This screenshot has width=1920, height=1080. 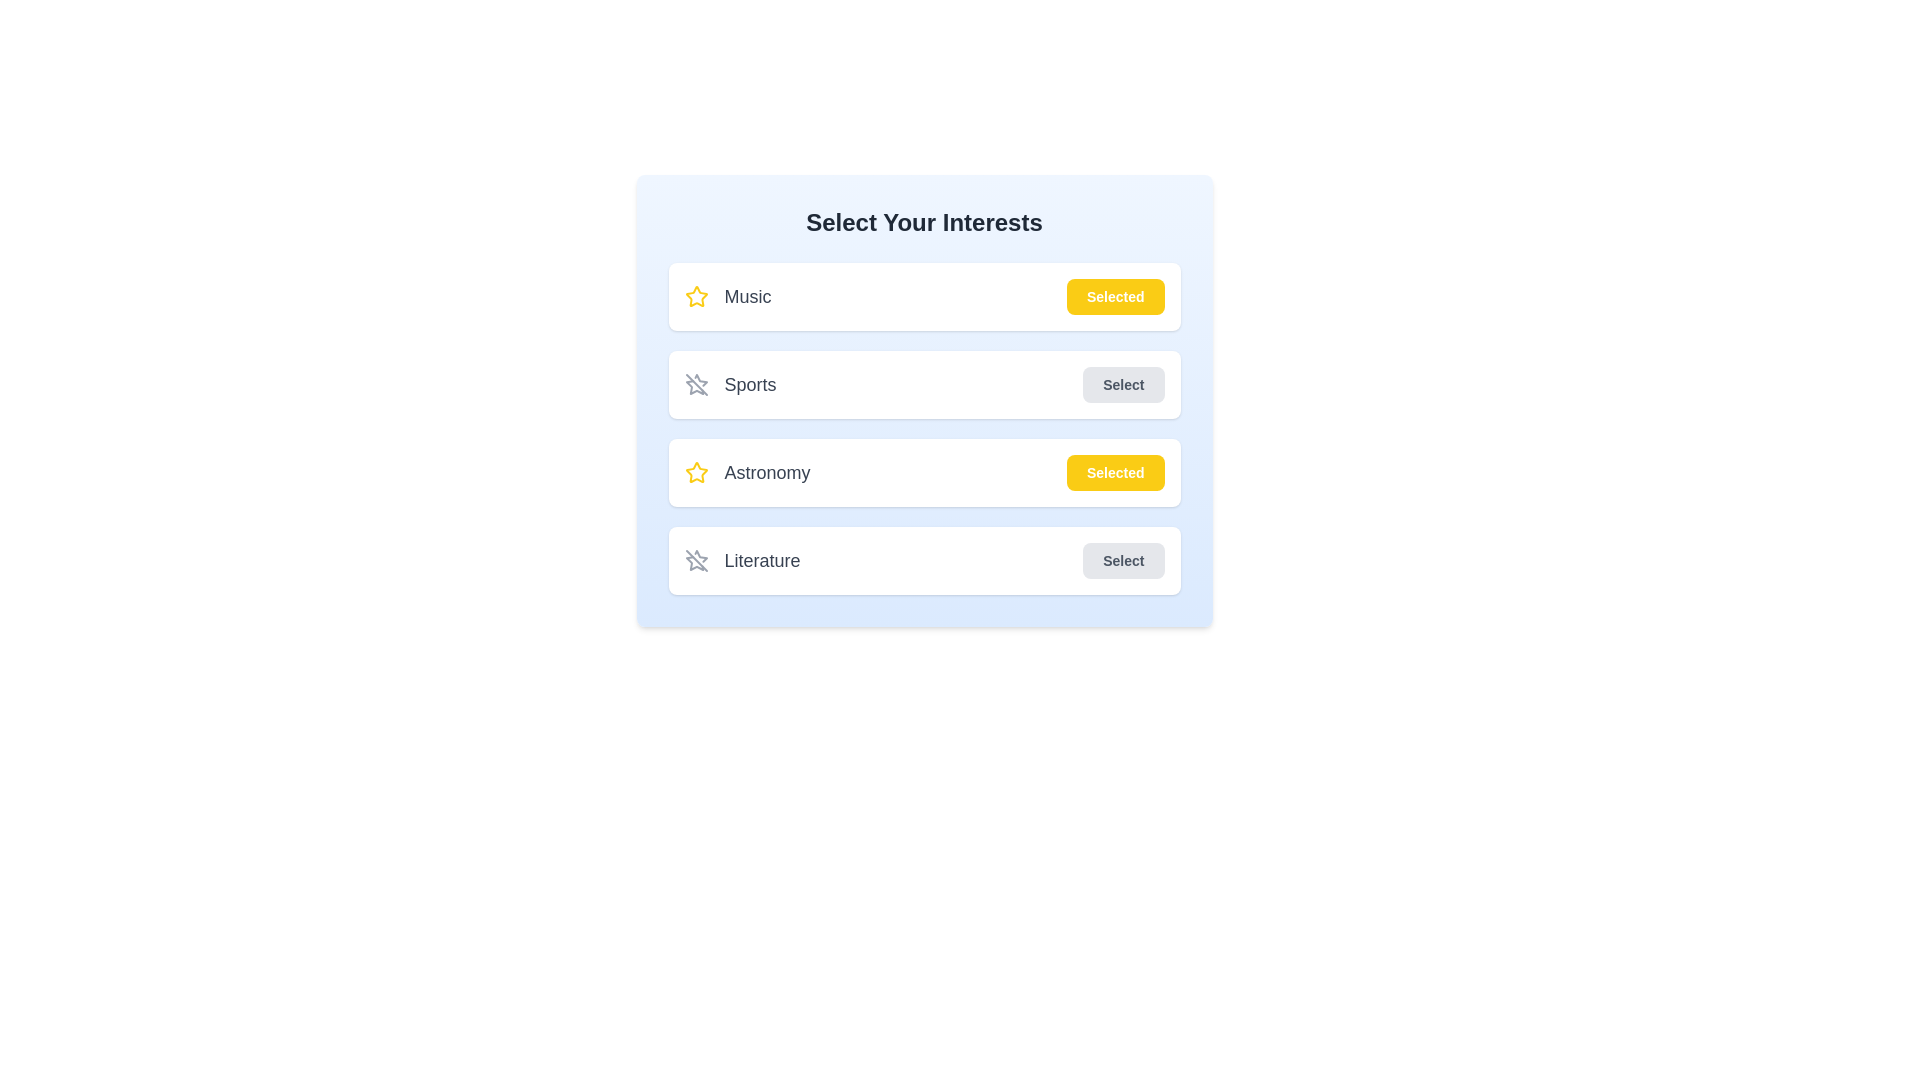 I want to click on the interest Literature, so click(x=1123, y=560).